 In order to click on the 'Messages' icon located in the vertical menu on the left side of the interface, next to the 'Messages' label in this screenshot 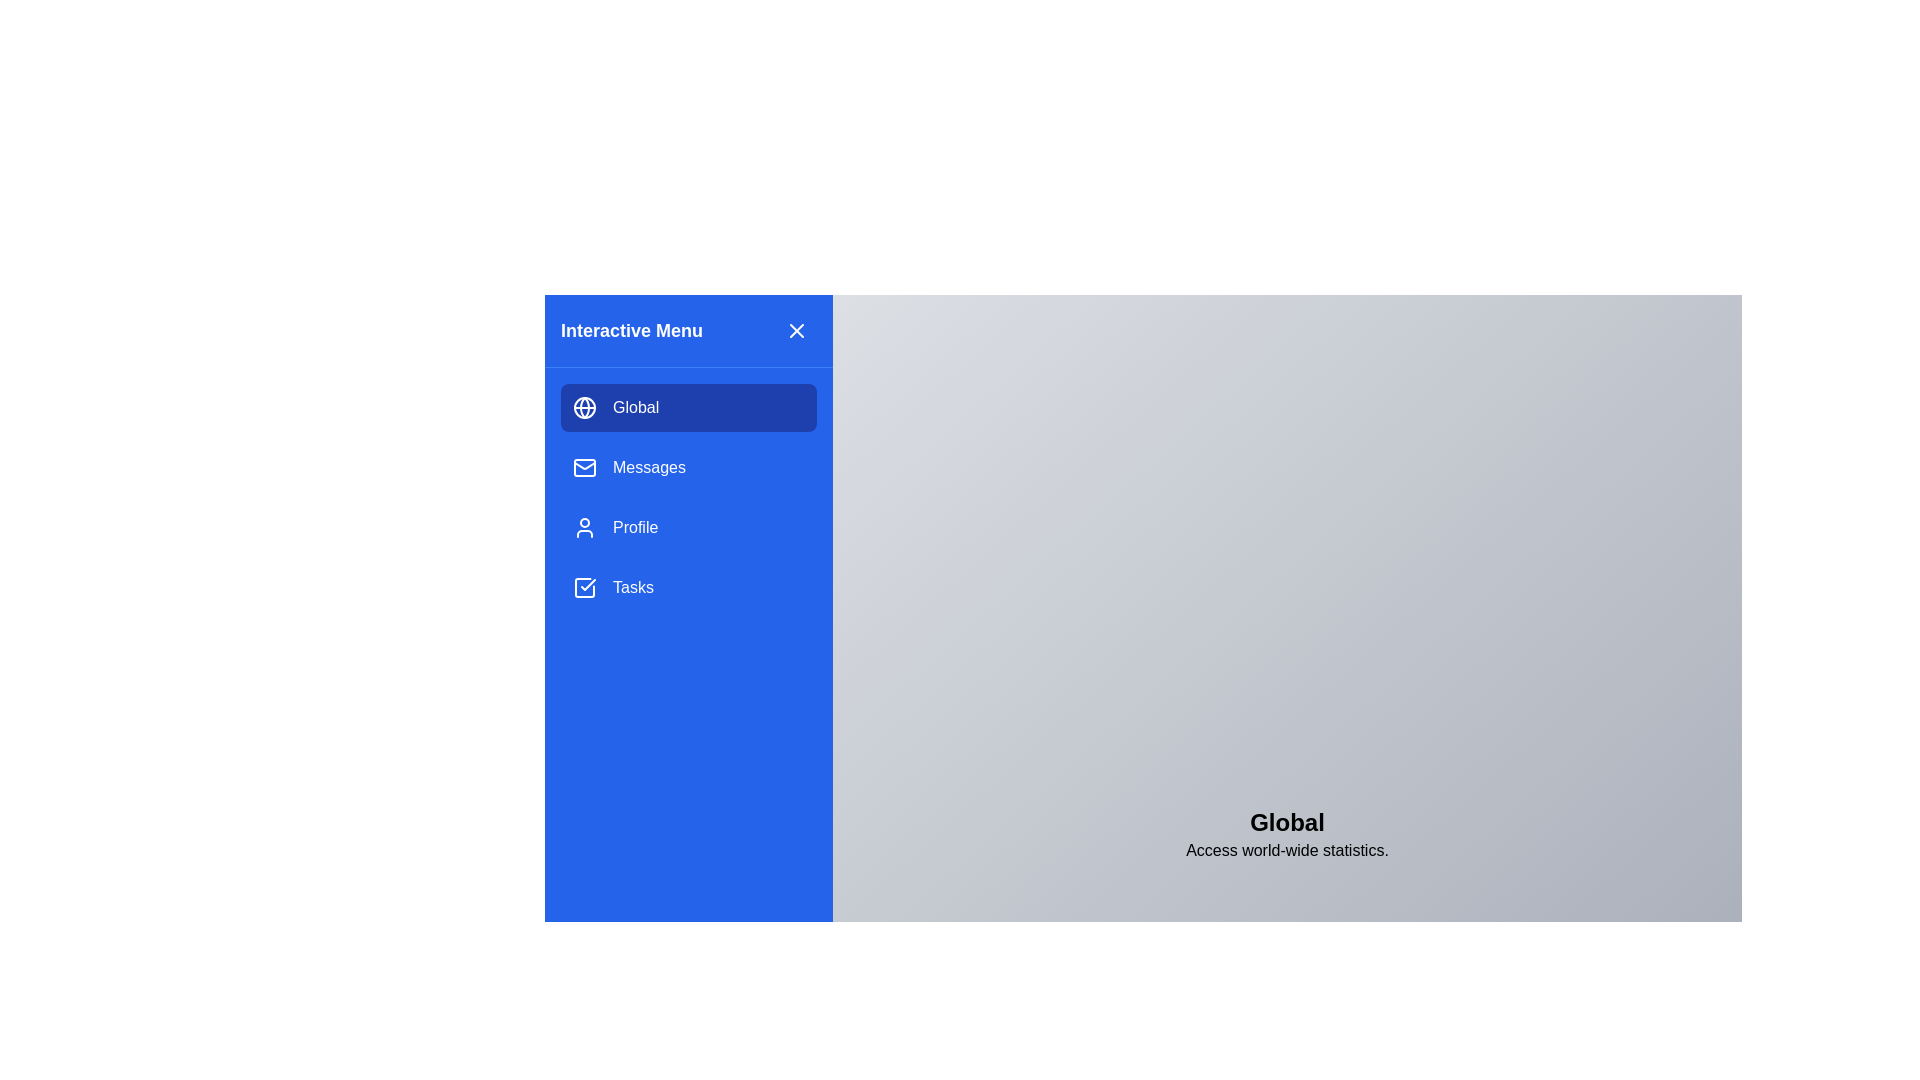, I will do `click(584, 467)`.